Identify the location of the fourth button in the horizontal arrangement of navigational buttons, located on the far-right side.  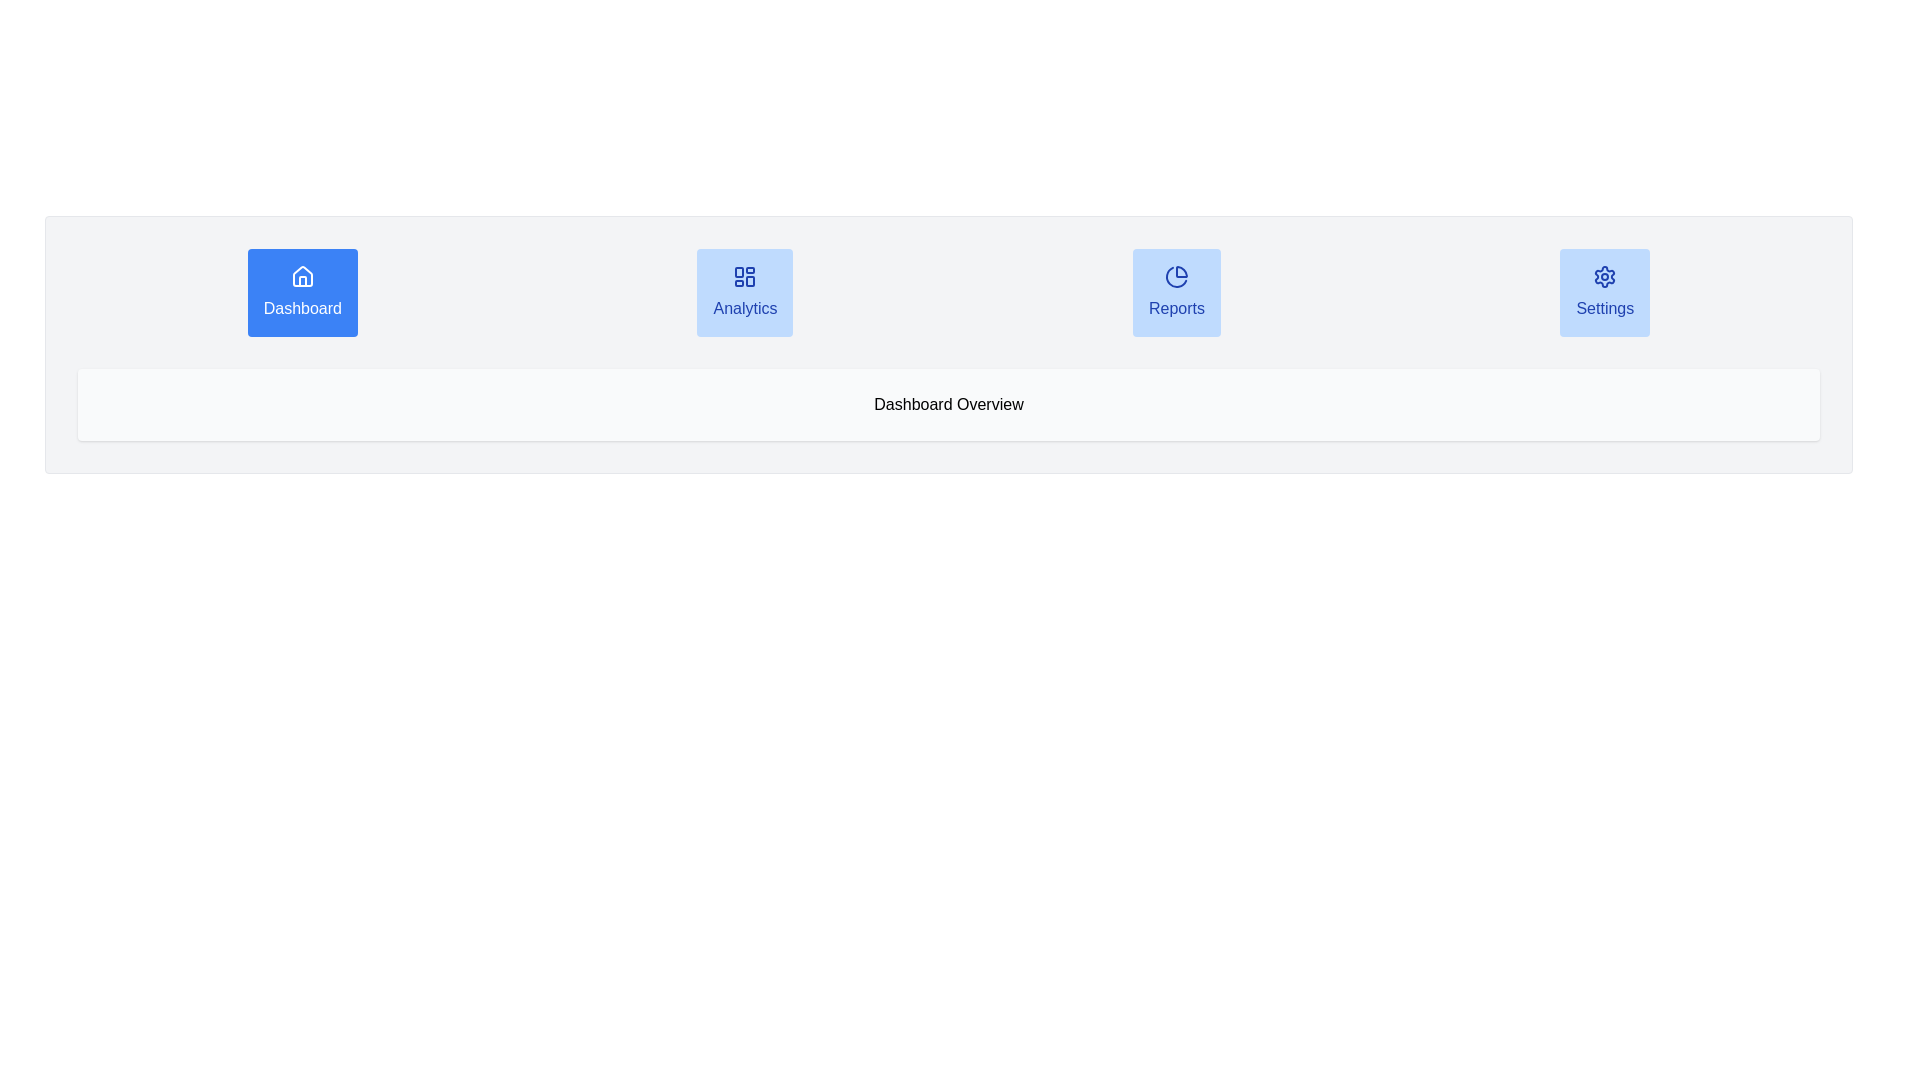
(1604, 293).